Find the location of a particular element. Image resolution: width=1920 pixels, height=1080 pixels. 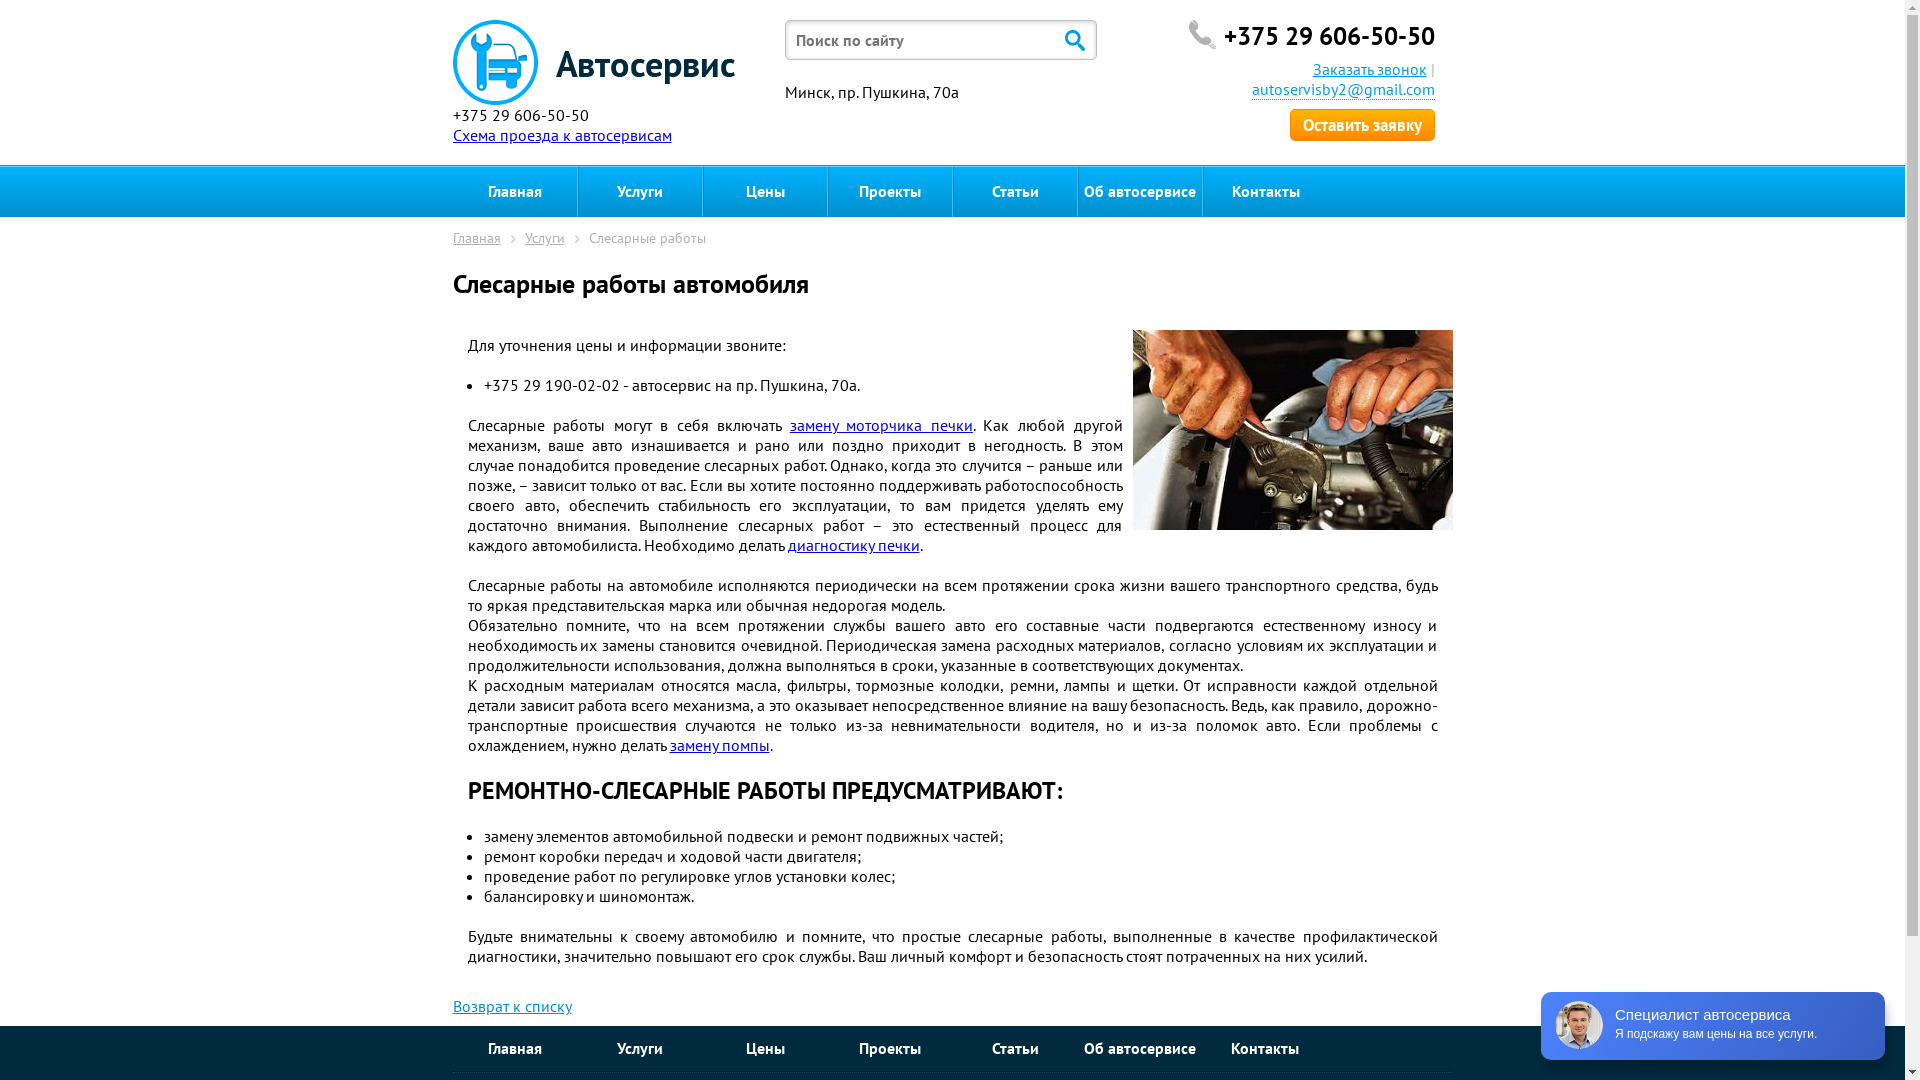

'autoservisby2@gmail.com' is located at coordinates (1251, 88).